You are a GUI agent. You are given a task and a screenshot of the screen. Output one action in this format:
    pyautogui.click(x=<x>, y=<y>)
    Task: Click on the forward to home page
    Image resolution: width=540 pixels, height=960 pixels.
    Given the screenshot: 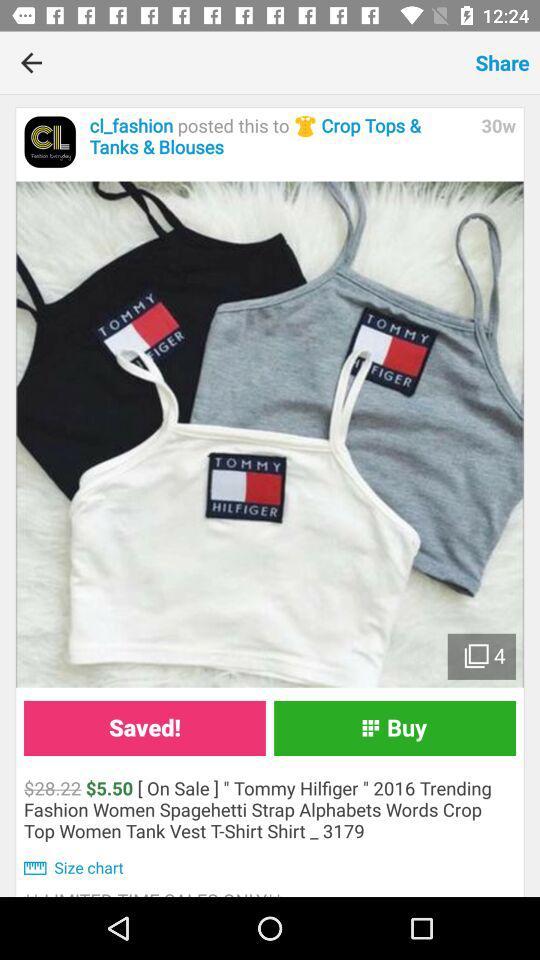 What is the action you would take?
    pyautogui.click(x=50, y=141)
    